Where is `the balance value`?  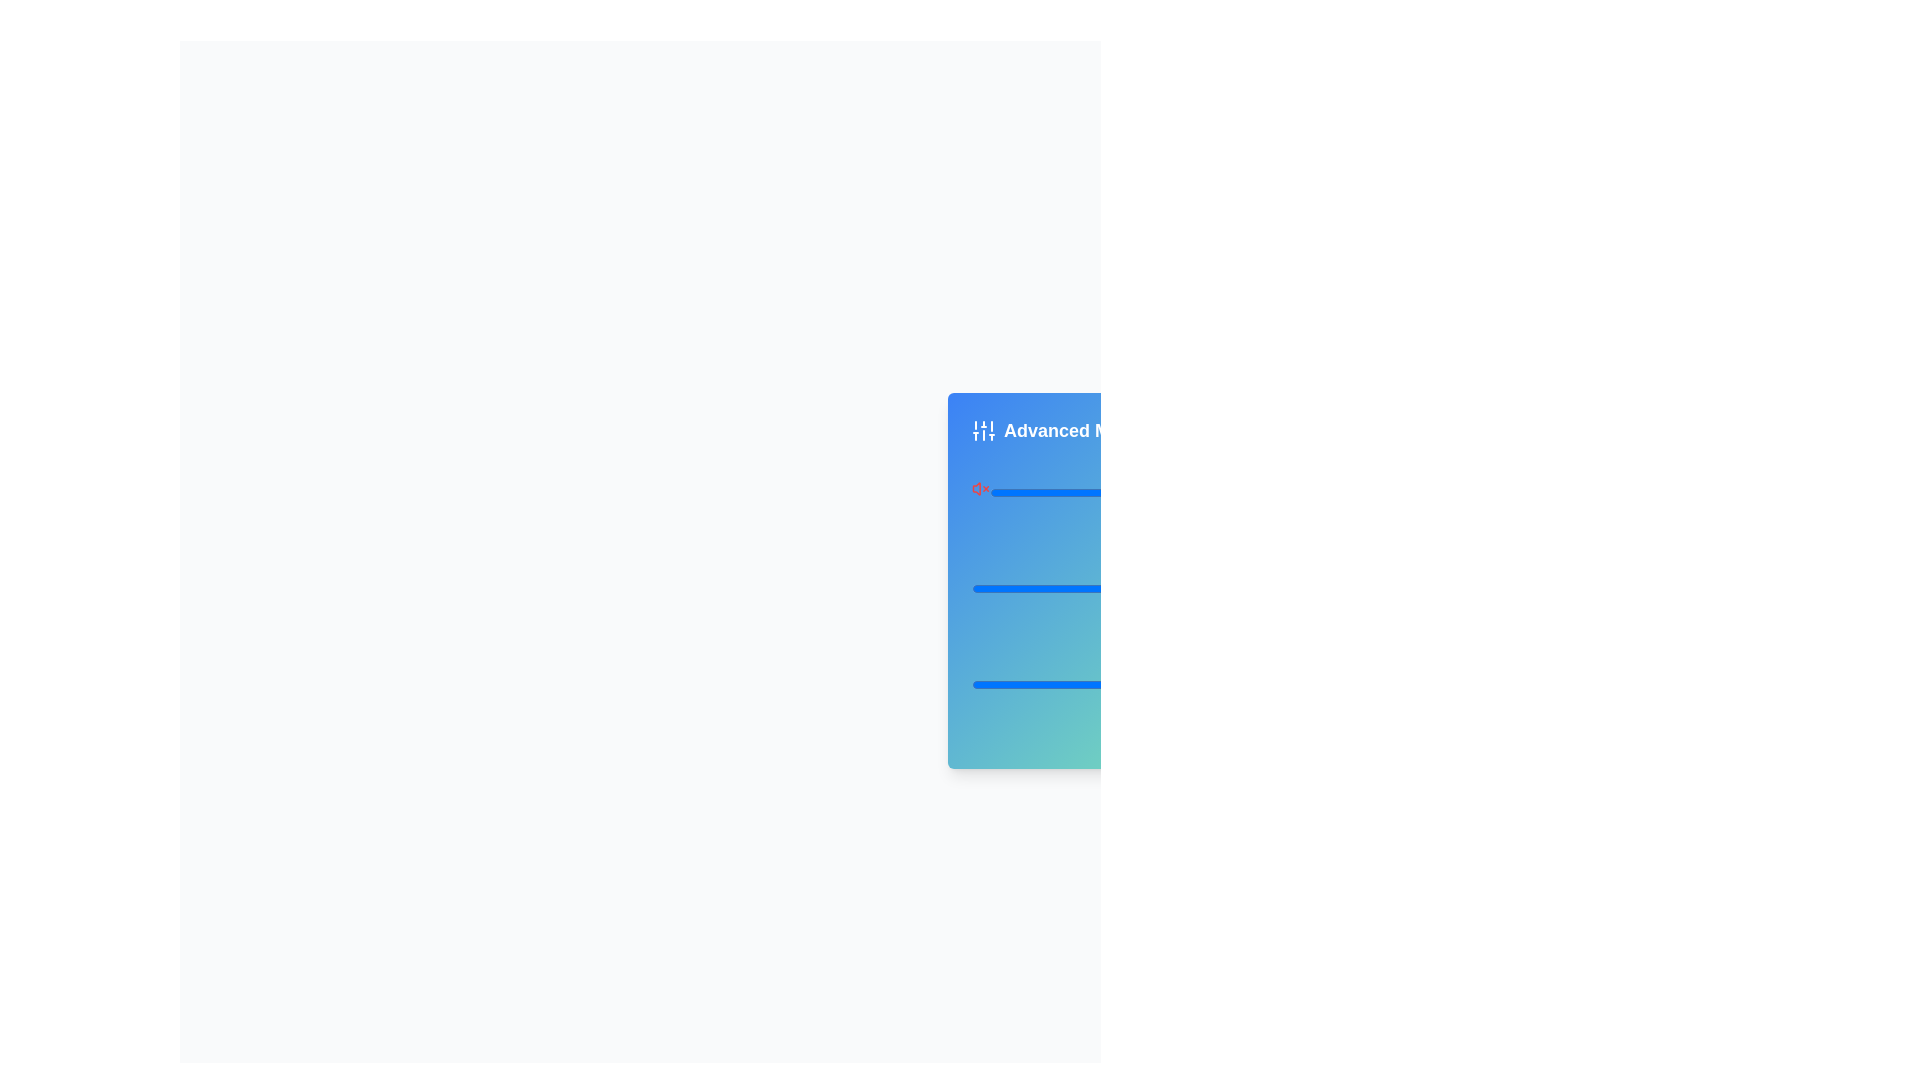
the balance value is located at coordinates (1270, 588).